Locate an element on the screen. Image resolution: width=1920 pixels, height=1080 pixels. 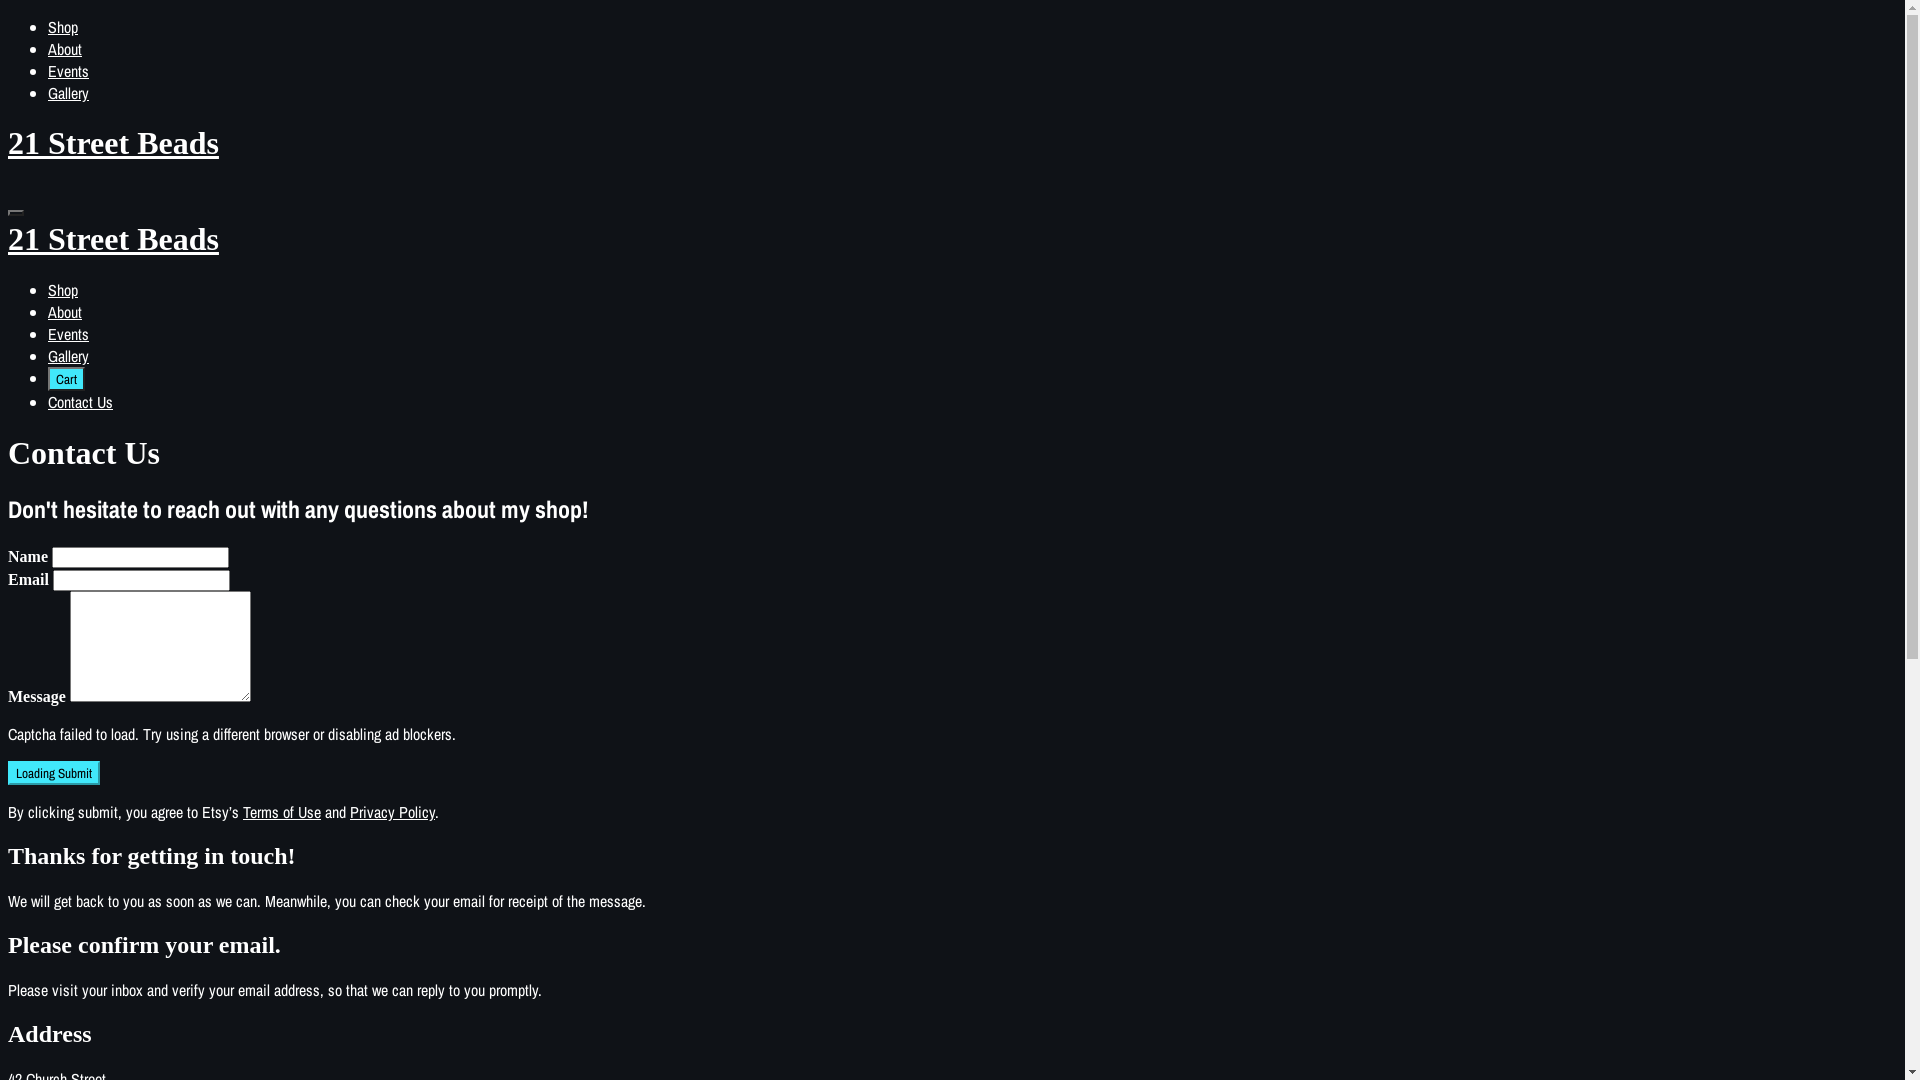
'Shop' is located at coordinates (62, 289).